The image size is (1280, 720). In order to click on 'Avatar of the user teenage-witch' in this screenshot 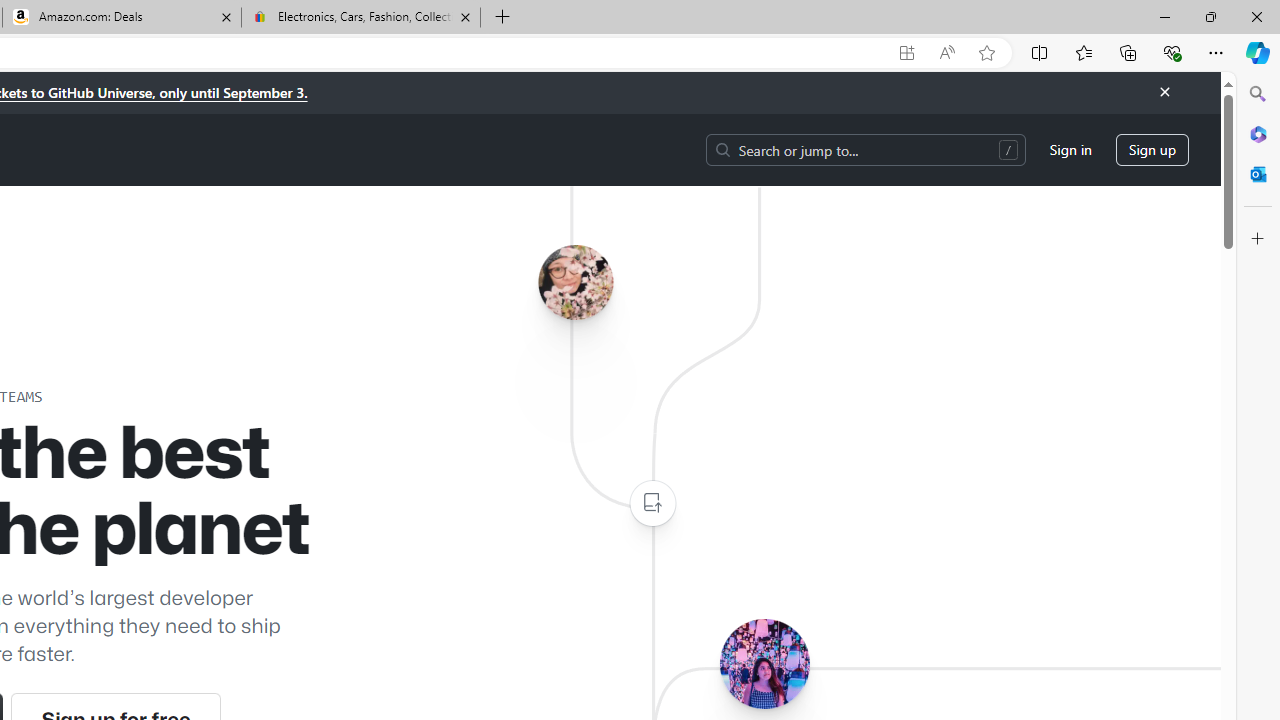, I will do `click(763, 663)`.